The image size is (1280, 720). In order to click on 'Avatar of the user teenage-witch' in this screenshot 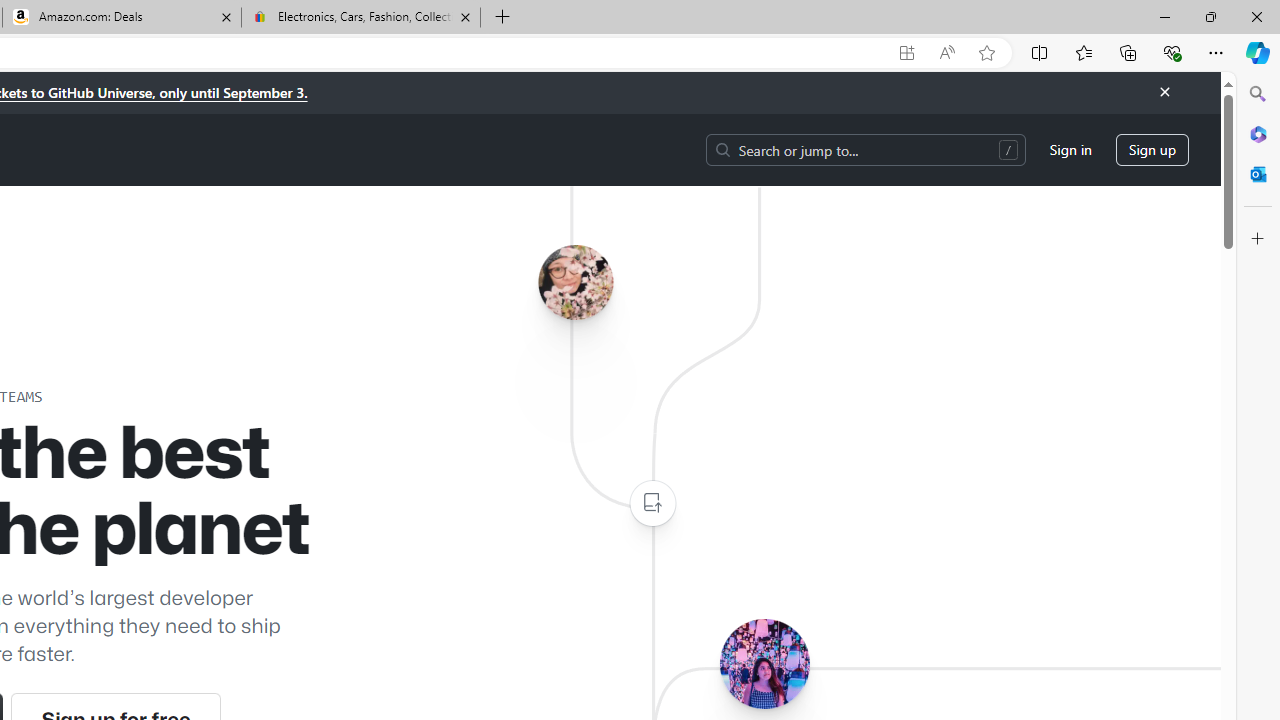, I will do `click(763, 663)`.